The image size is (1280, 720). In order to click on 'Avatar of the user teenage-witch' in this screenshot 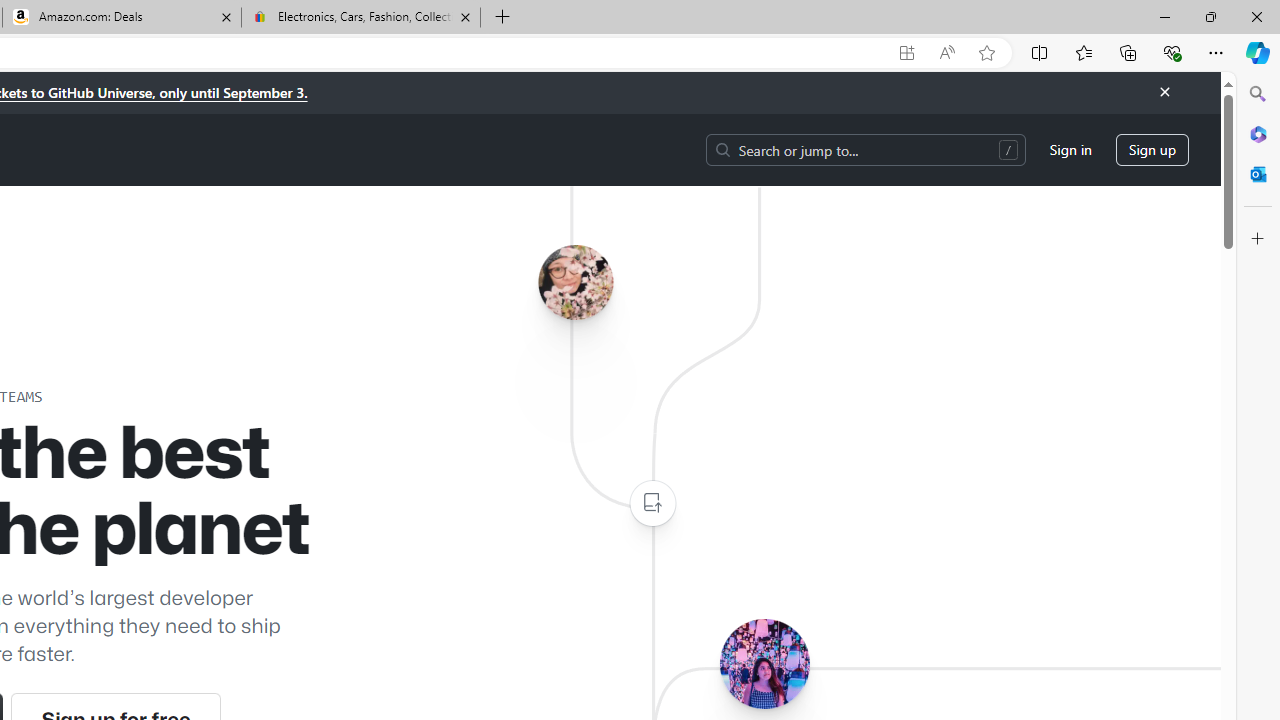, I will do `click(763, 663)`.